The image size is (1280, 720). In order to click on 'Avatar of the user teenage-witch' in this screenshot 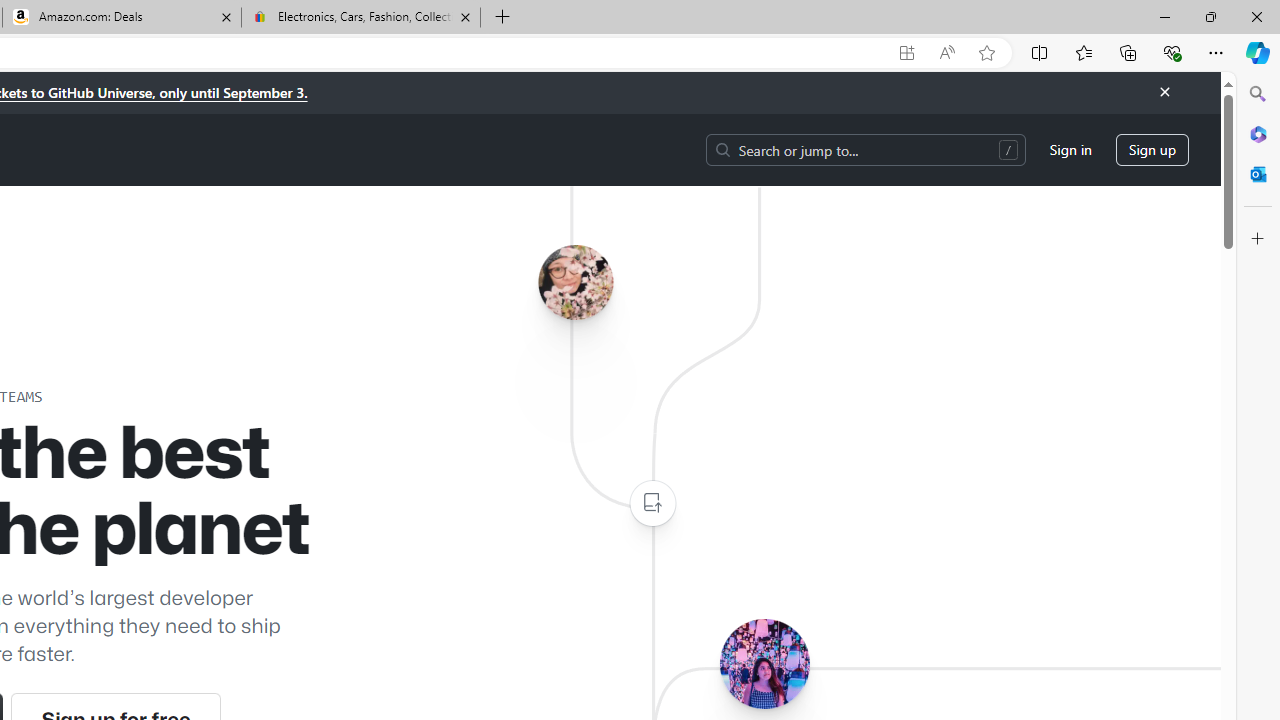, I will do `click(763, 663)`.